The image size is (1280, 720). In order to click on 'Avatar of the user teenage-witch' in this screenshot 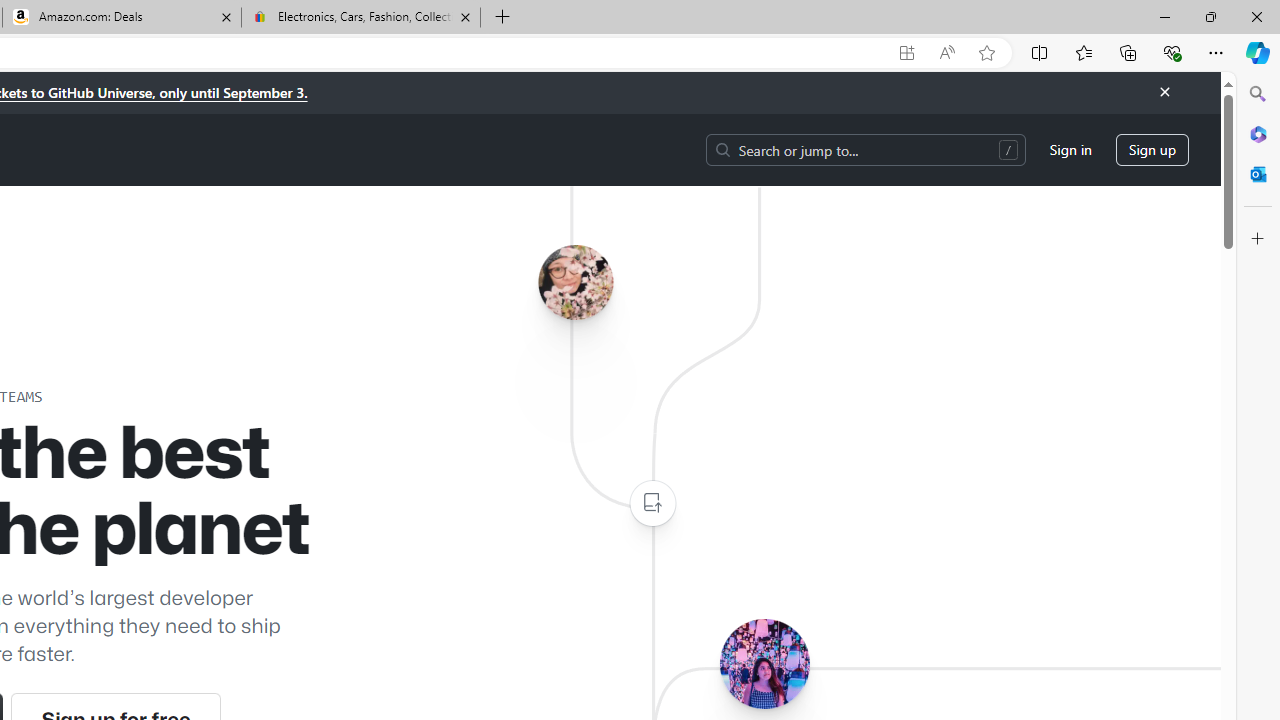, I will do `click(763, 663)`.